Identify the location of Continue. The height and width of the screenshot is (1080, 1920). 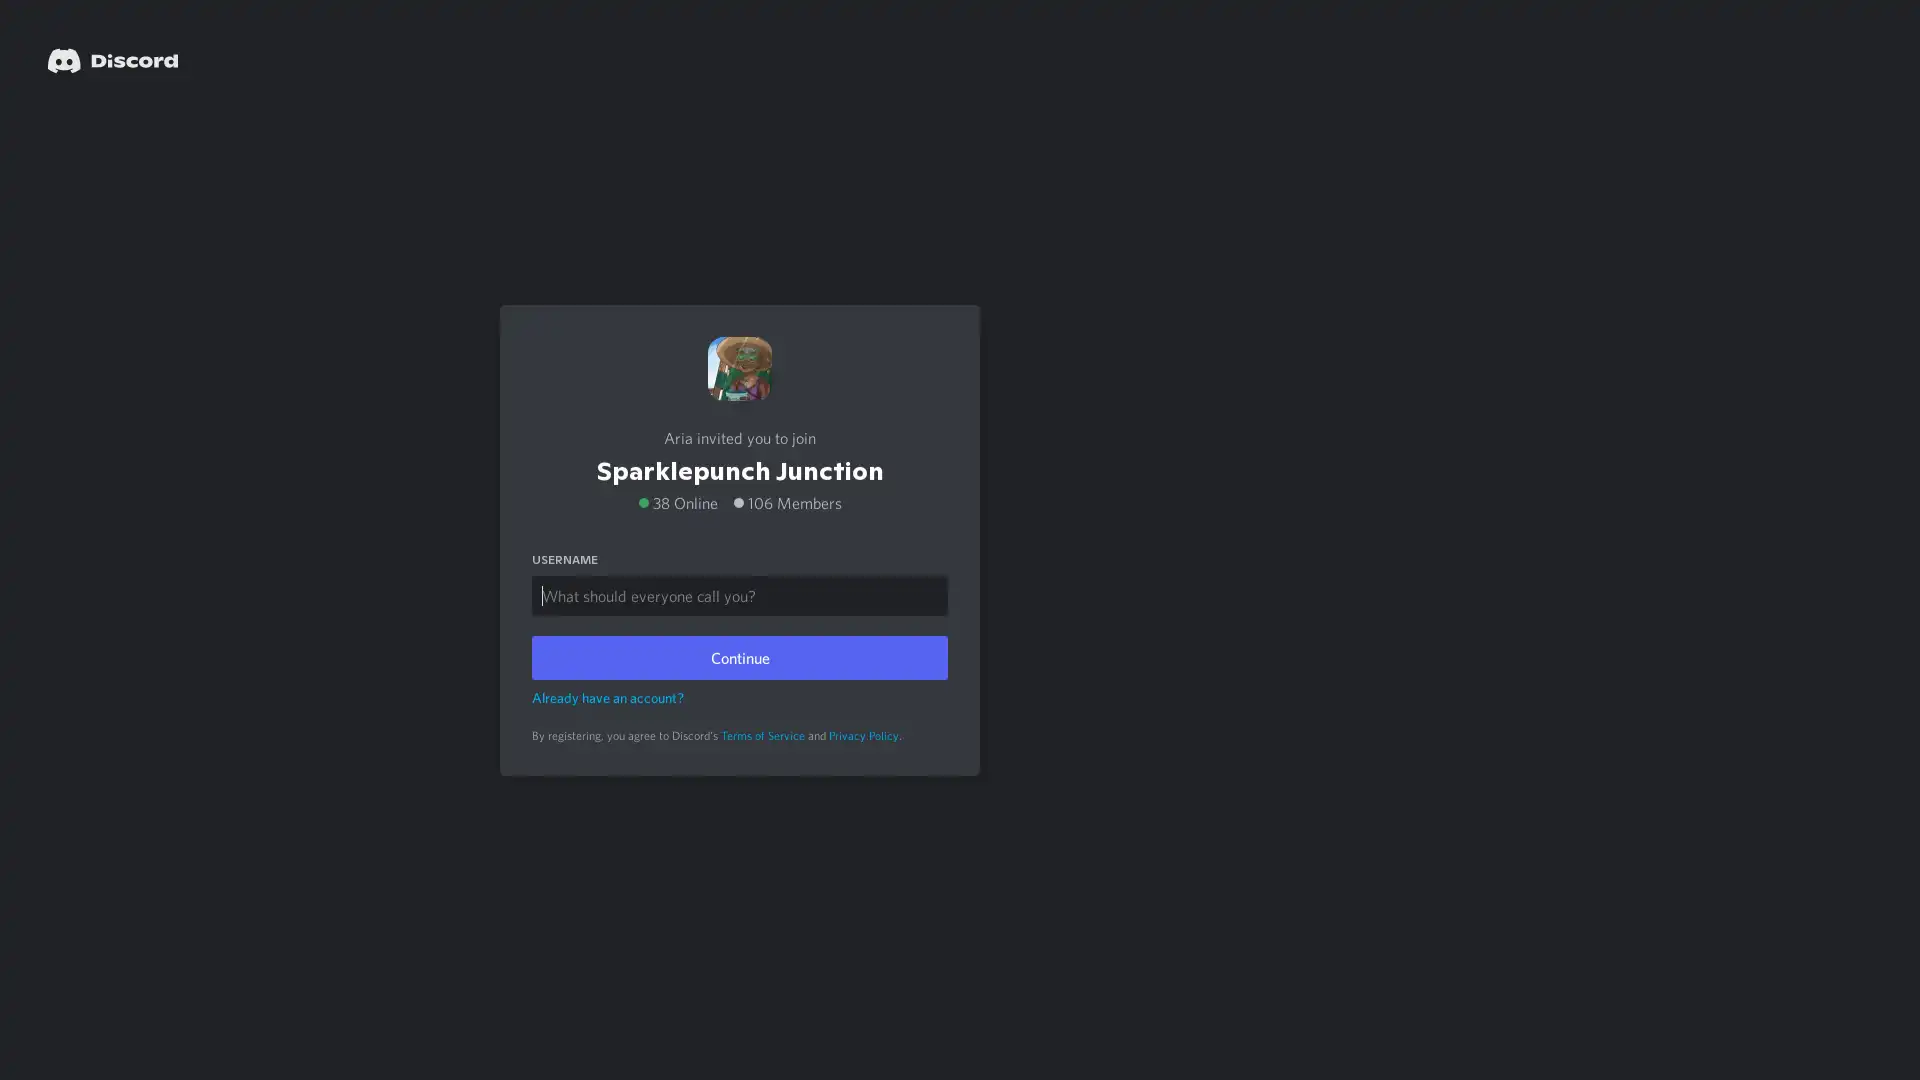
(738, 656).